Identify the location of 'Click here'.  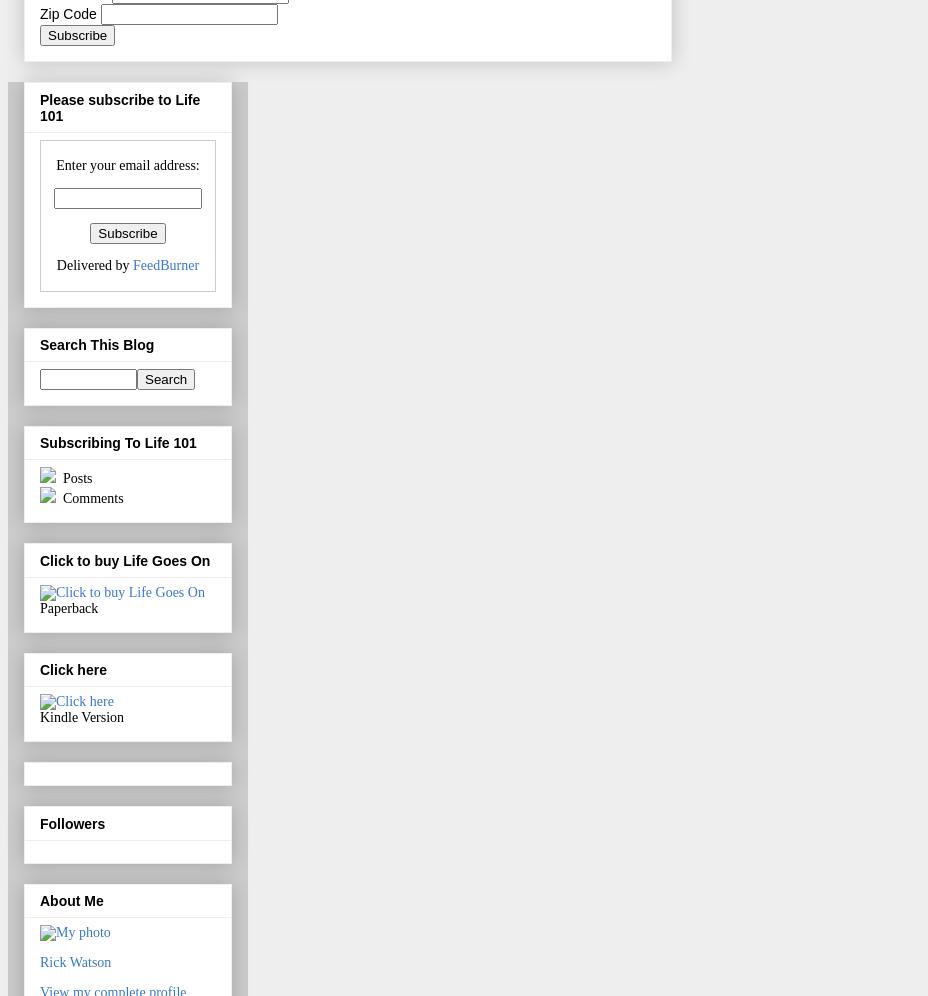
(38, 670).